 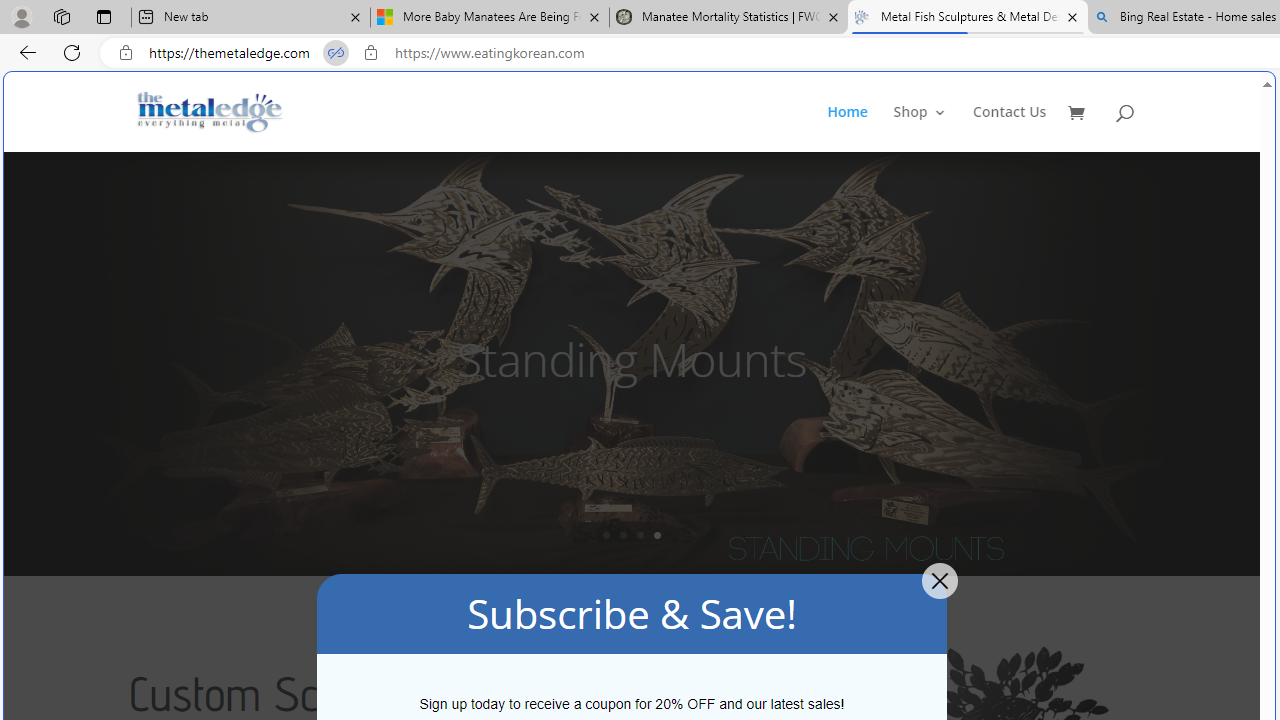 I want to click on '2', so click(x=622, y=534).